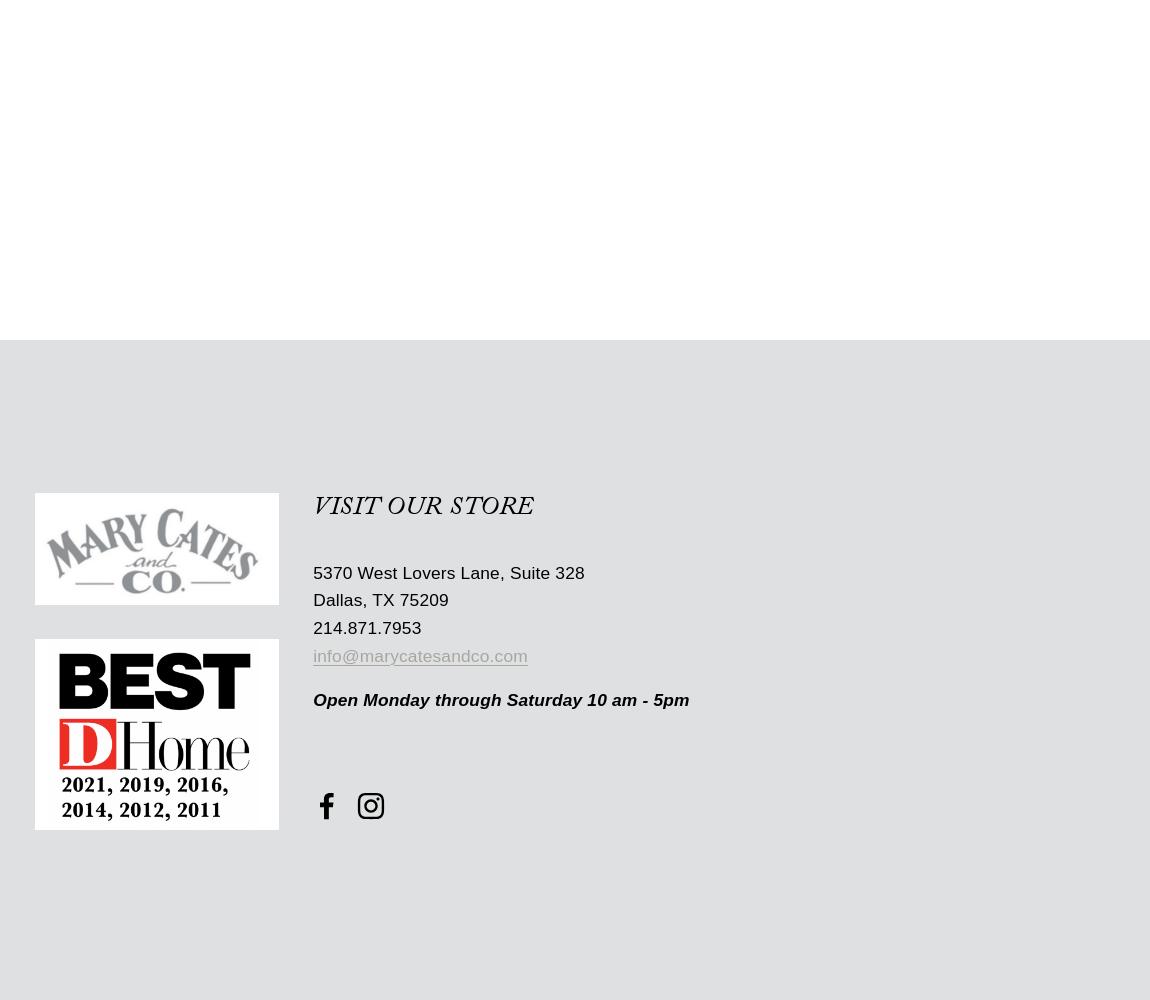  I want to click on 'FLORALS', so click(248, 79).